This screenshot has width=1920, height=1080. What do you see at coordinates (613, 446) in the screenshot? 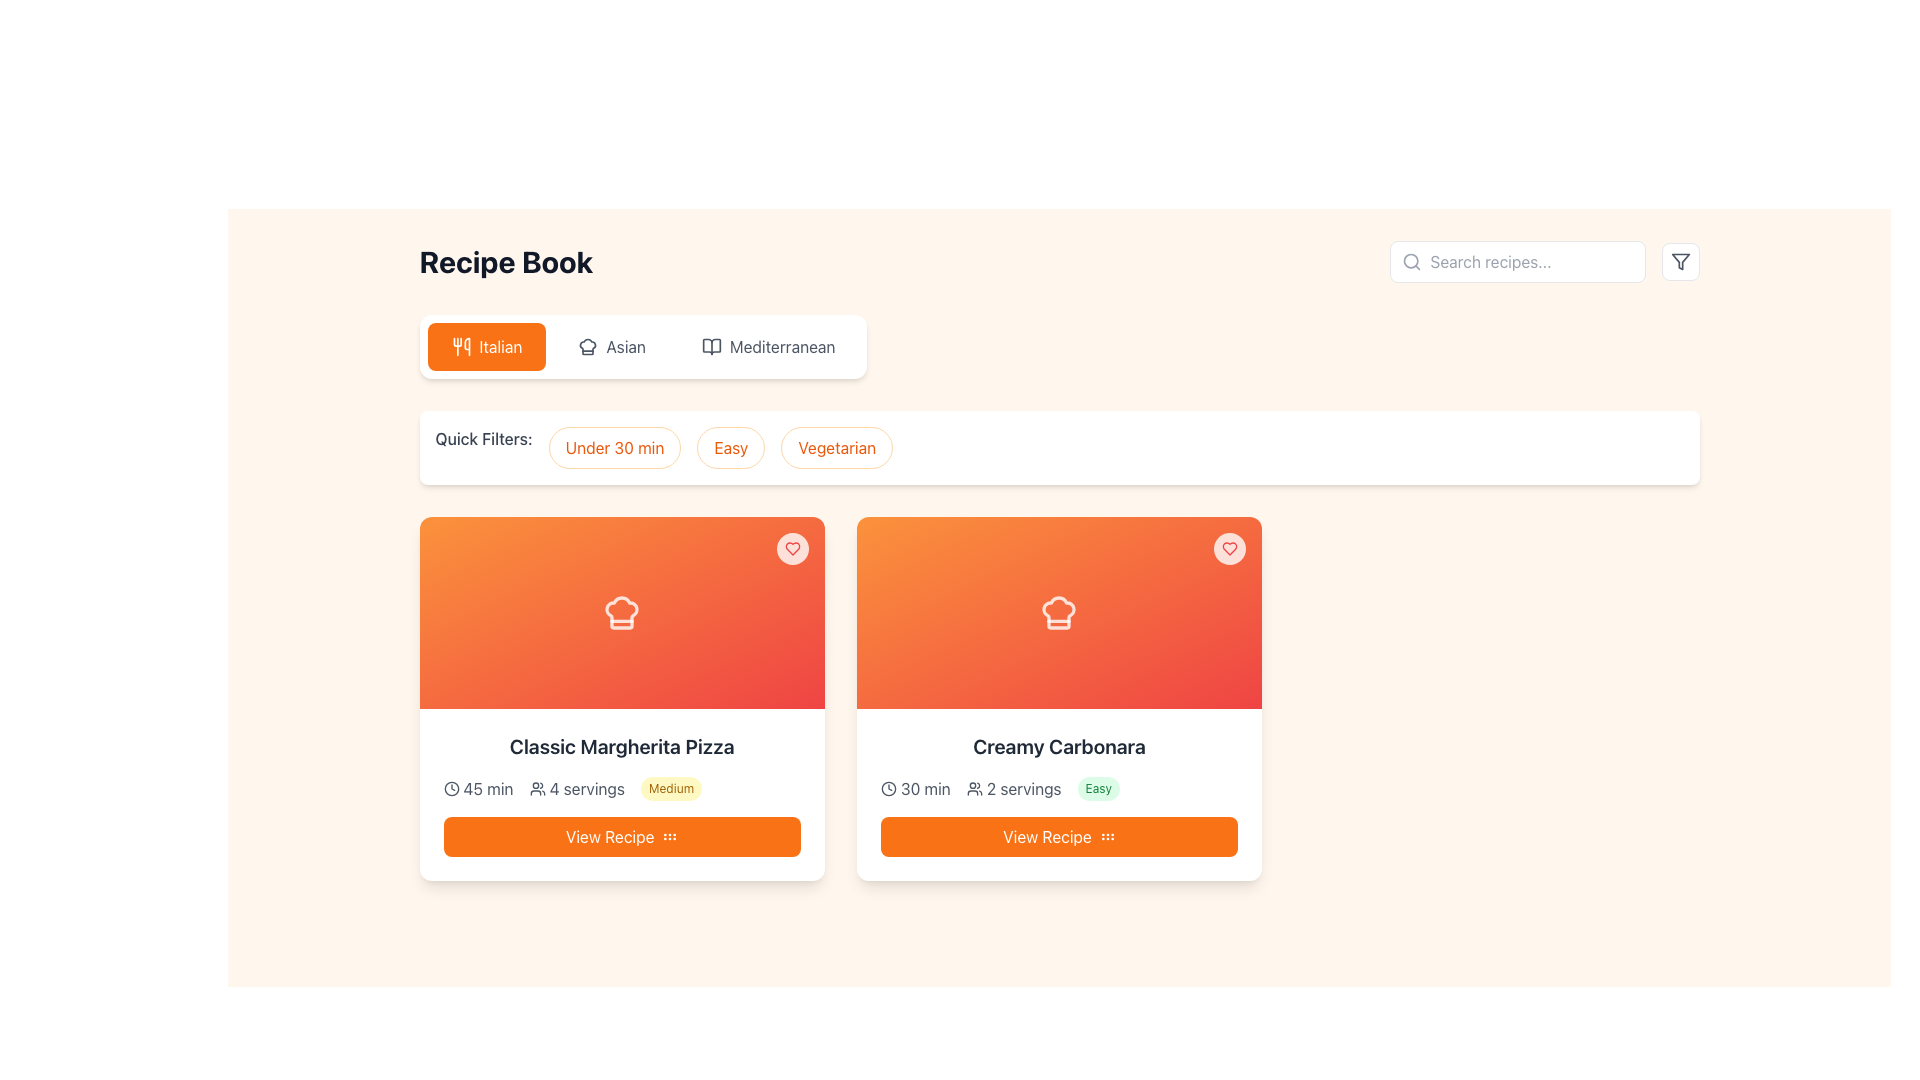
I see `the 'Under 30 min' button, which is a rounded button with an orange border and text, located under the 'Quick Filters:' heading` at bounding box center [613, 446].